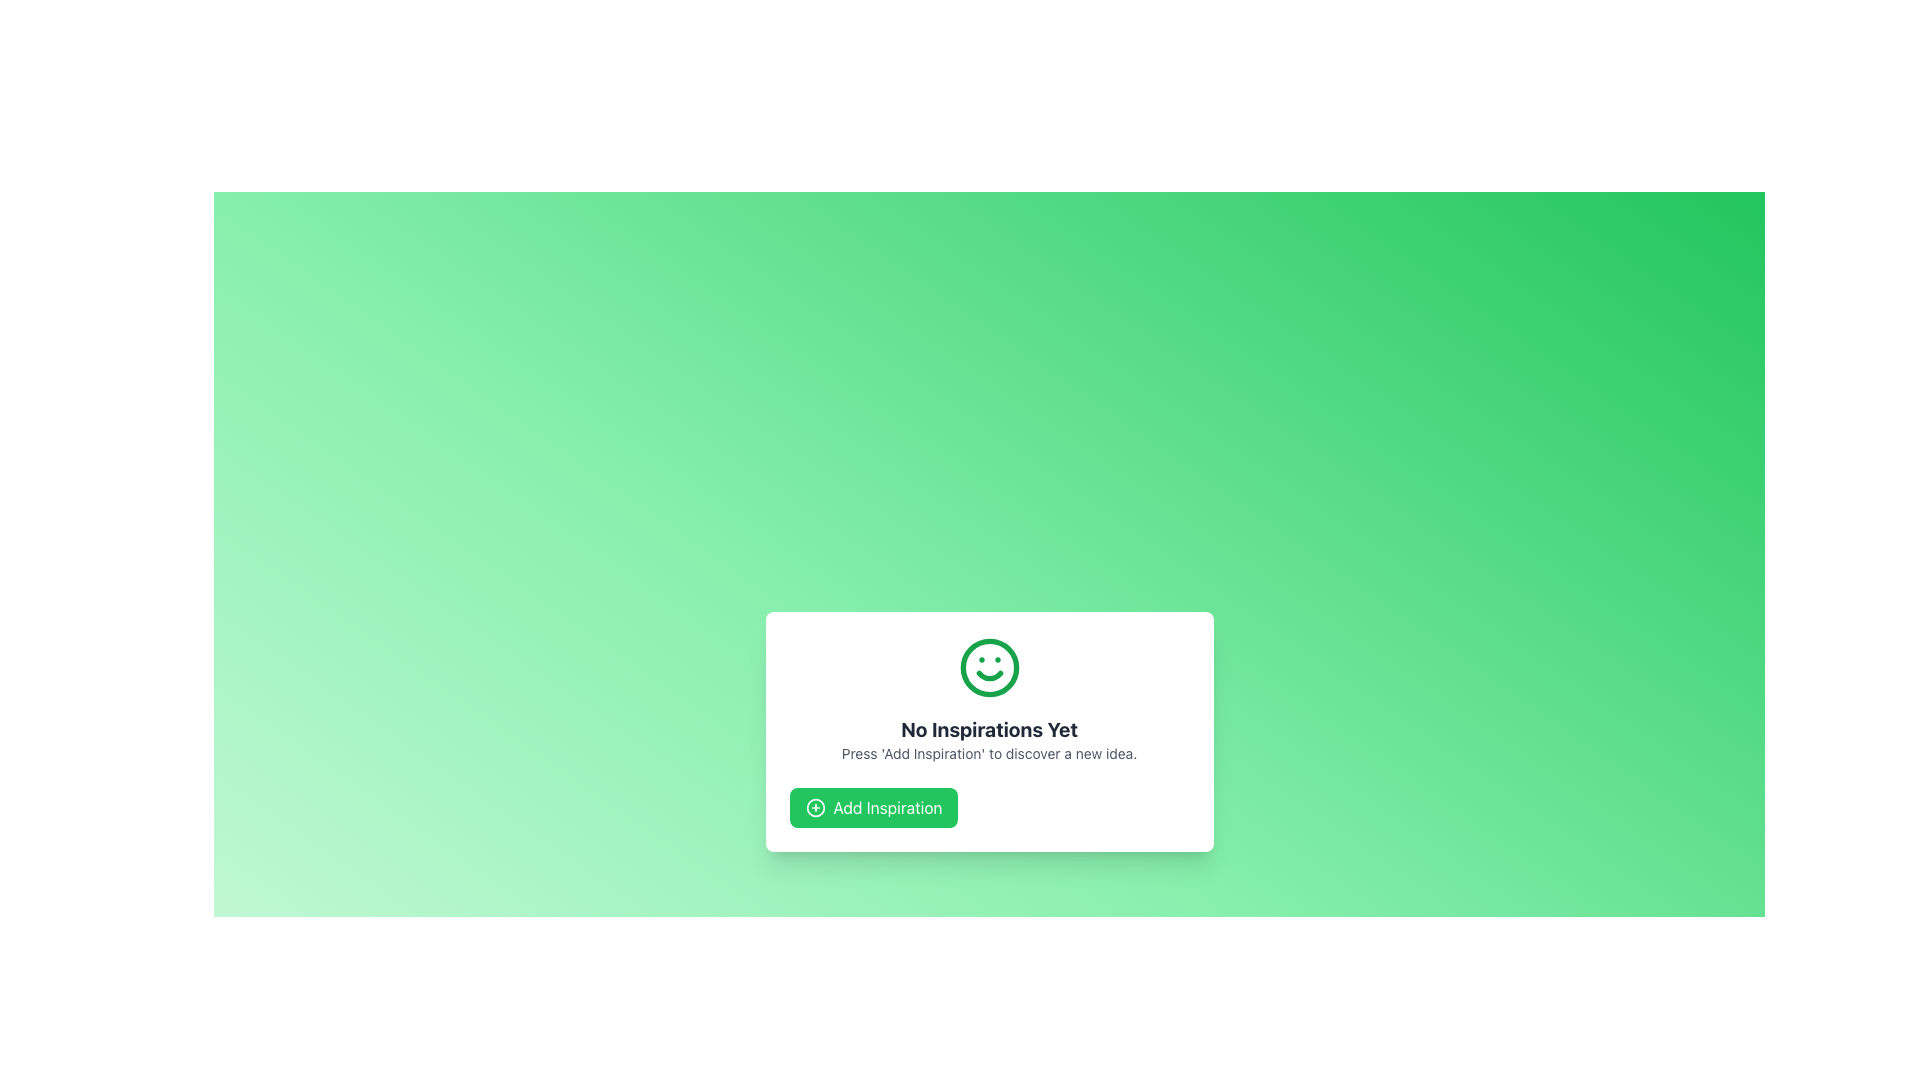 The height and width of the screenshot is (1080, 1920). Describe the element at coordinates (815, 806) in the screenshot. I see `the SVG circle graphic that is part of the 'Add Inspiration' button, located at the bottom of the card component` at that location.